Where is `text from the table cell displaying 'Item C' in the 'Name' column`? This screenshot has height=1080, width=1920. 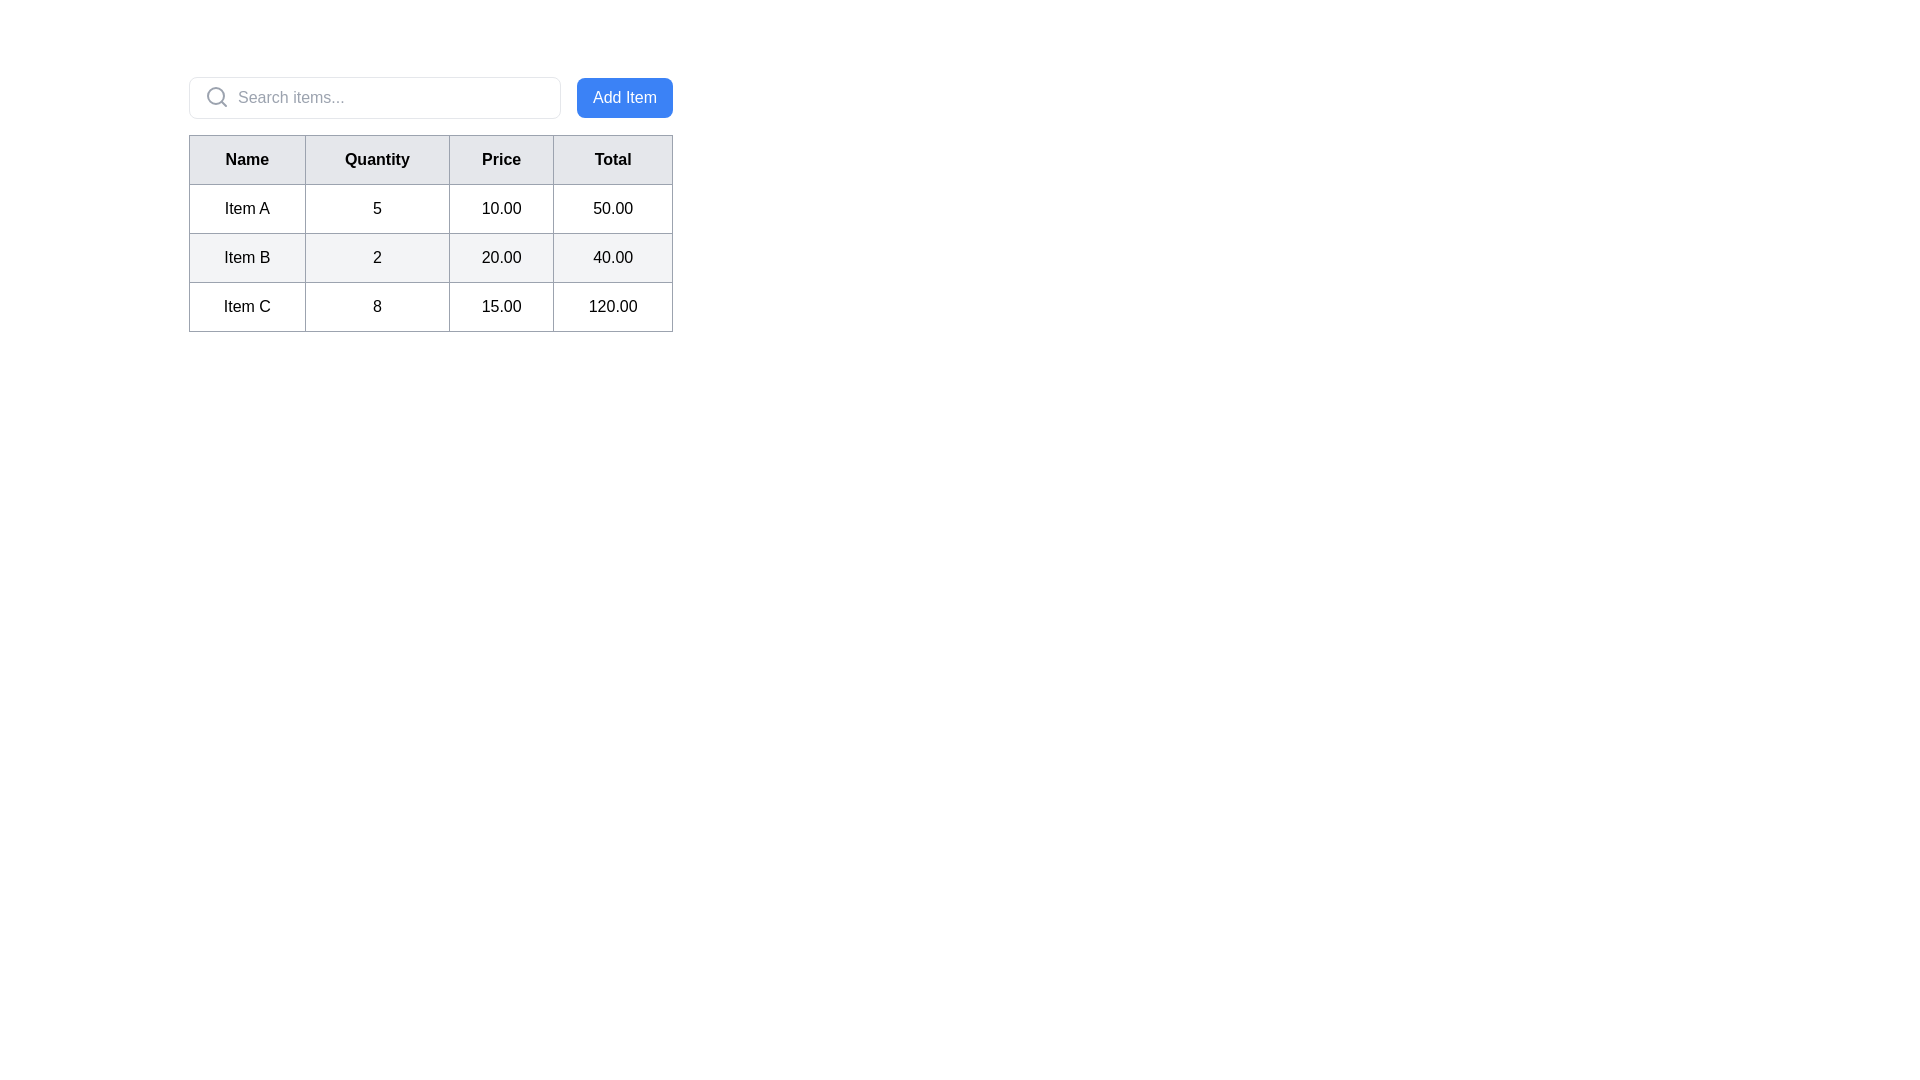 text from the table cell displaying 'Item C' in the 'Name' column is located at coordinates (246, 307).